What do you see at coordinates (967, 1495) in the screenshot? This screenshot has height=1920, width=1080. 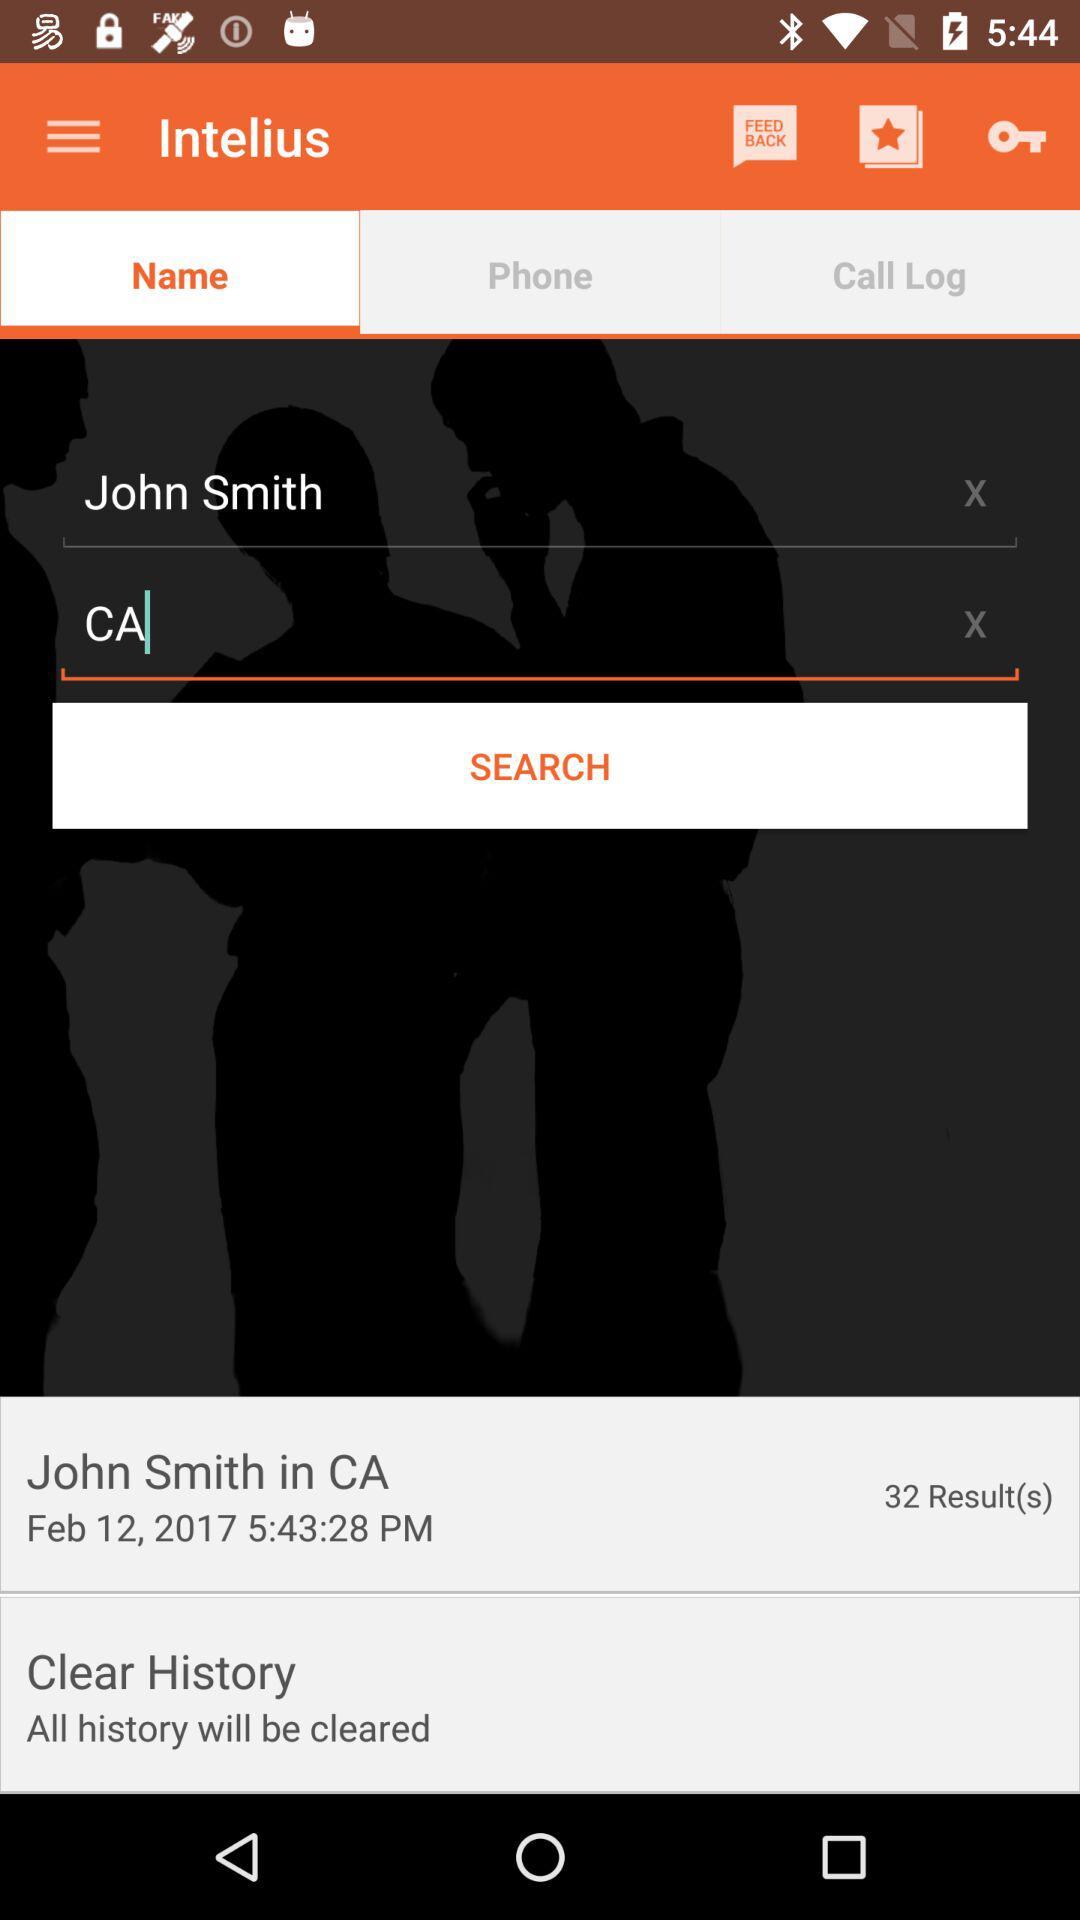 I see `32 result(s) item` at bounding box center [967, 1495].